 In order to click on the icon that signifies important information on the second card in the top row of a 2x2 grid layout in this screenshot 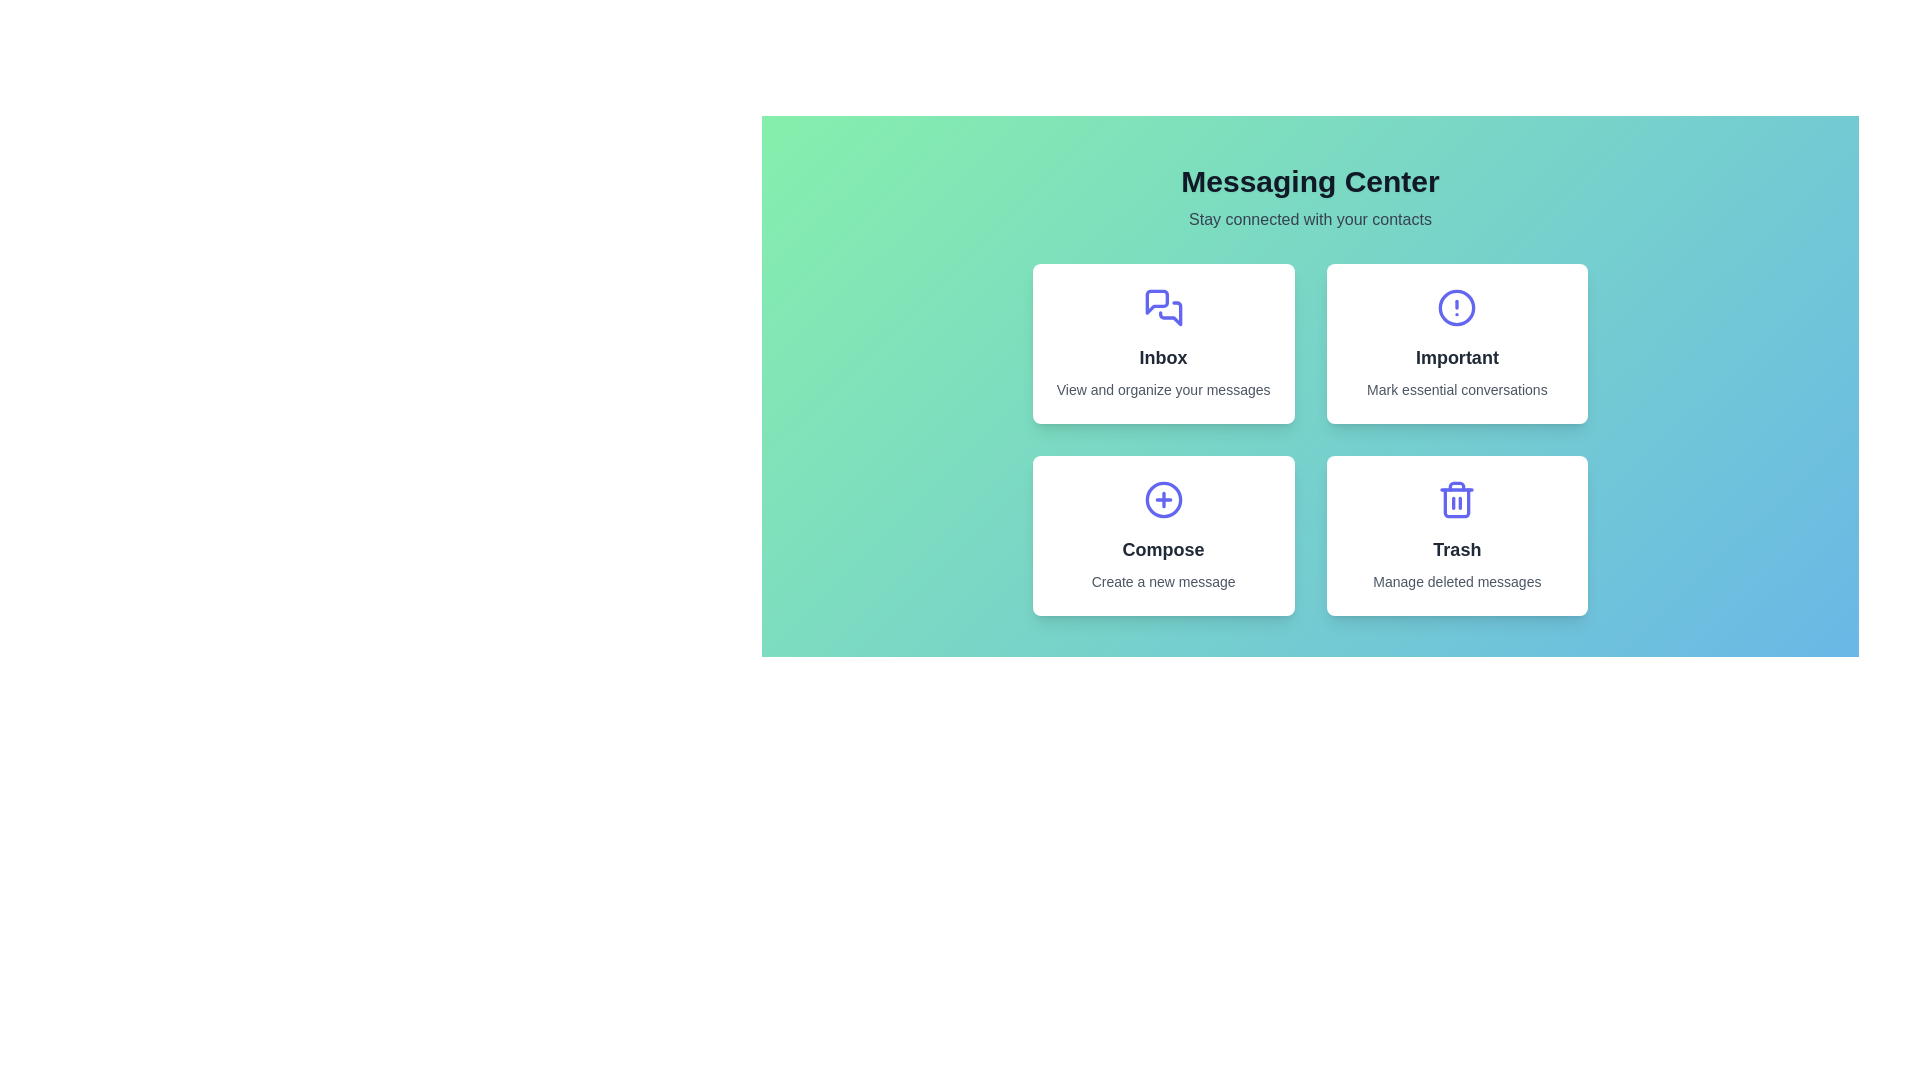, I will do `click(1457, 308)`.